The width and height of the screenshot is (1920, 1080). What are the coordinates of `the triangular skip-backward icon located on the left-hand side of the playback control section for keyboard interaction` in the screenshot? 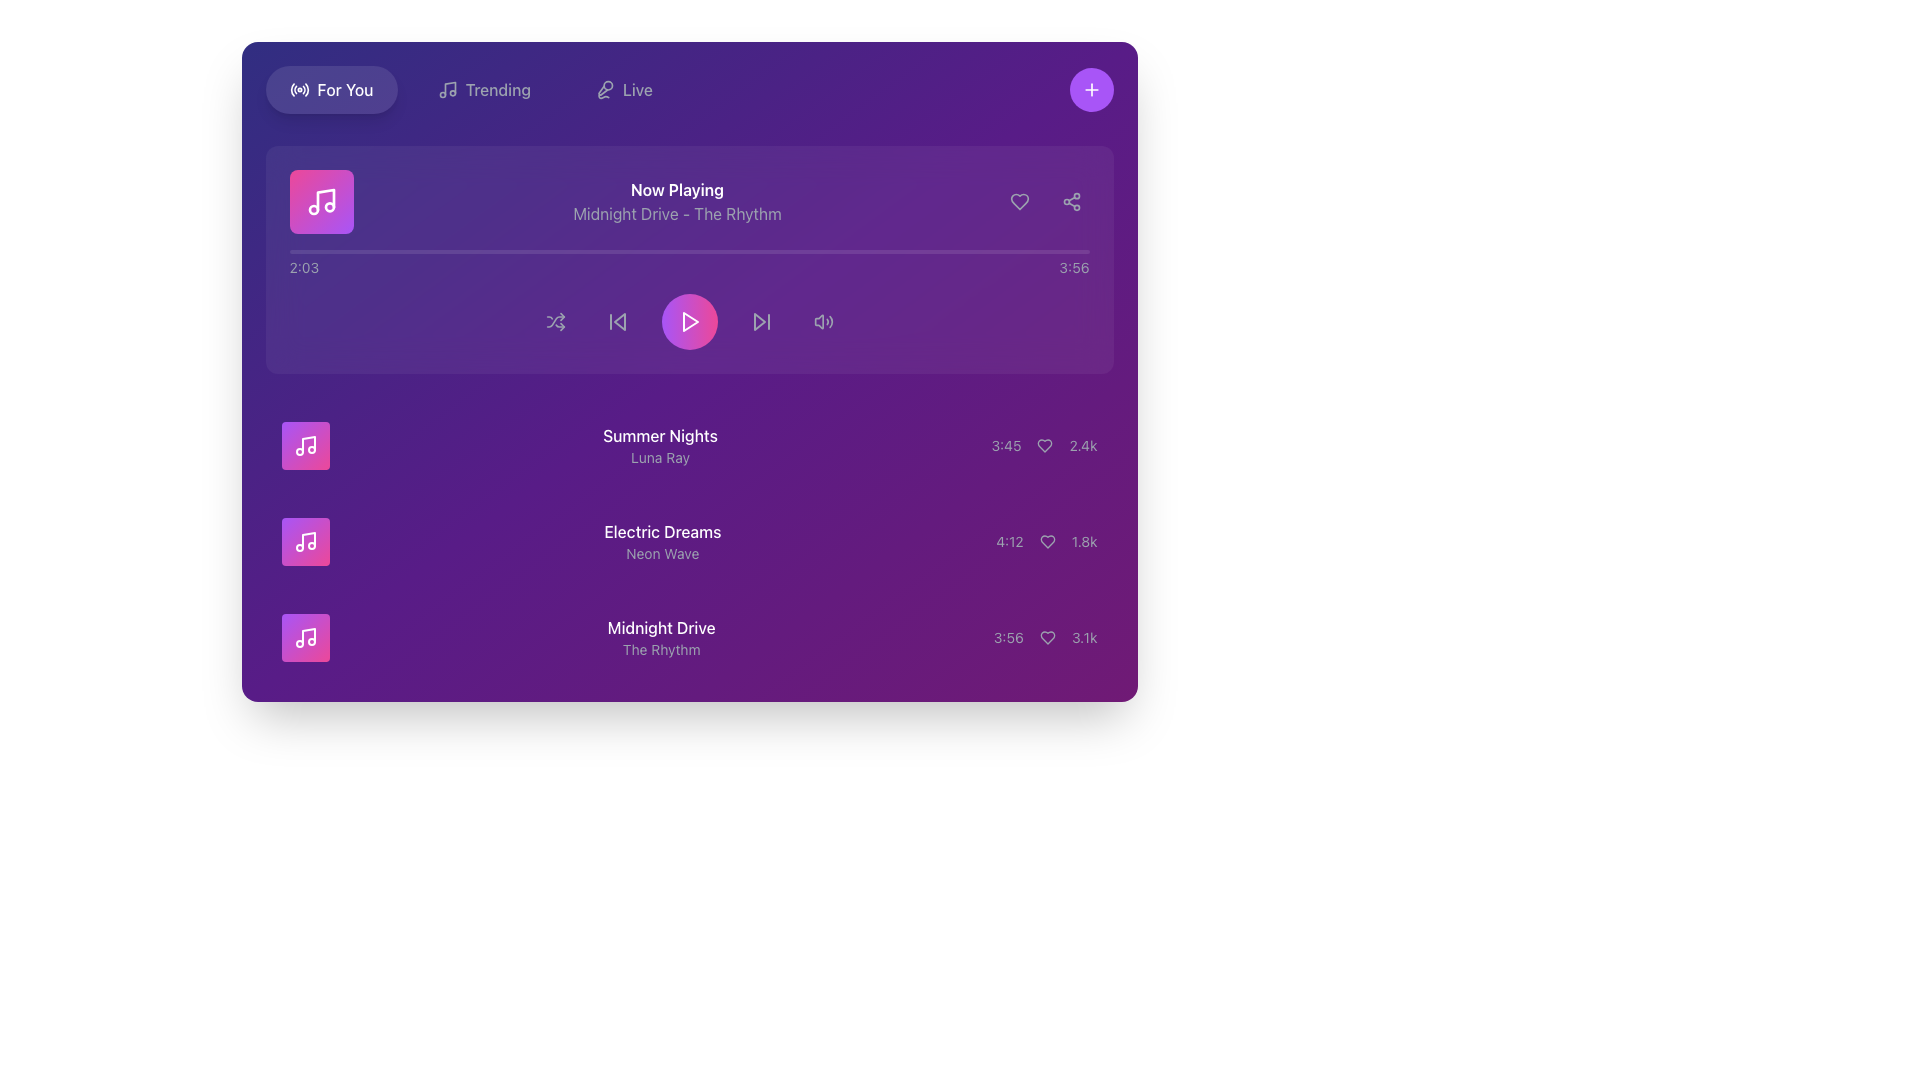 It's located at (618, 320).